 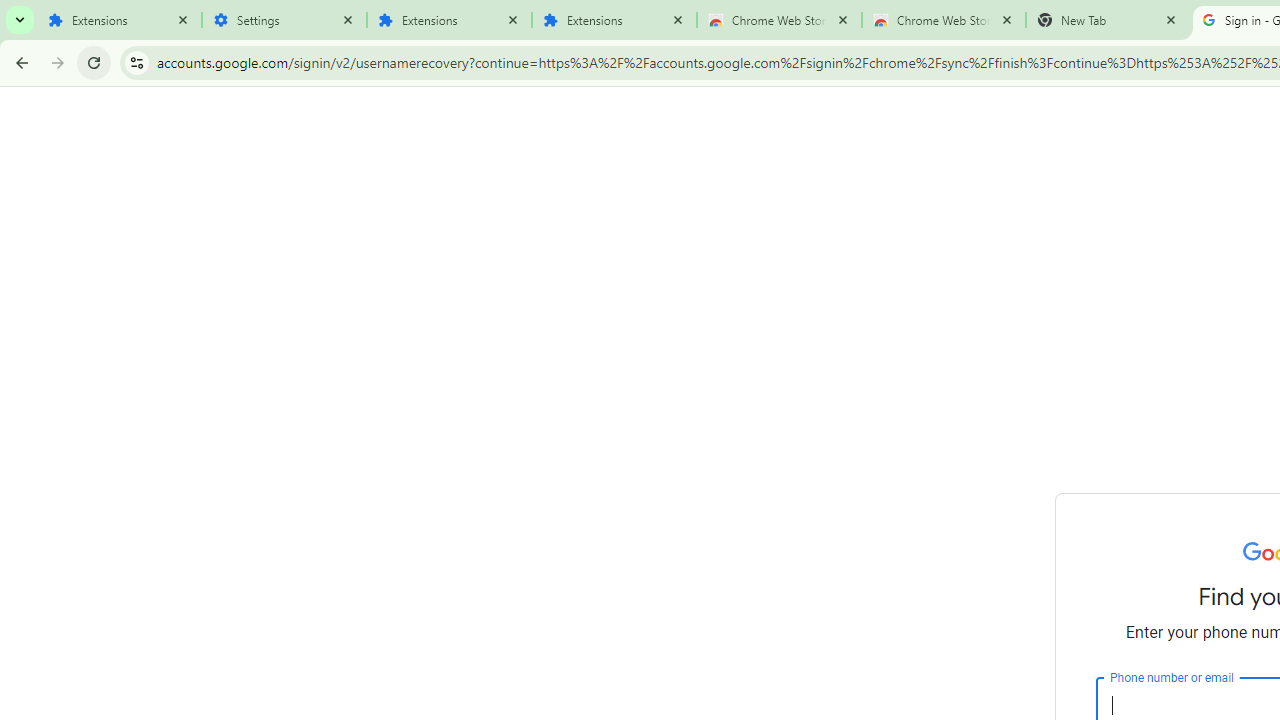 What do you see at coordinates (943, 20) in the screenshot?
I see `'Chrome Web Store - Themes'` at bounding box center [943, 20].